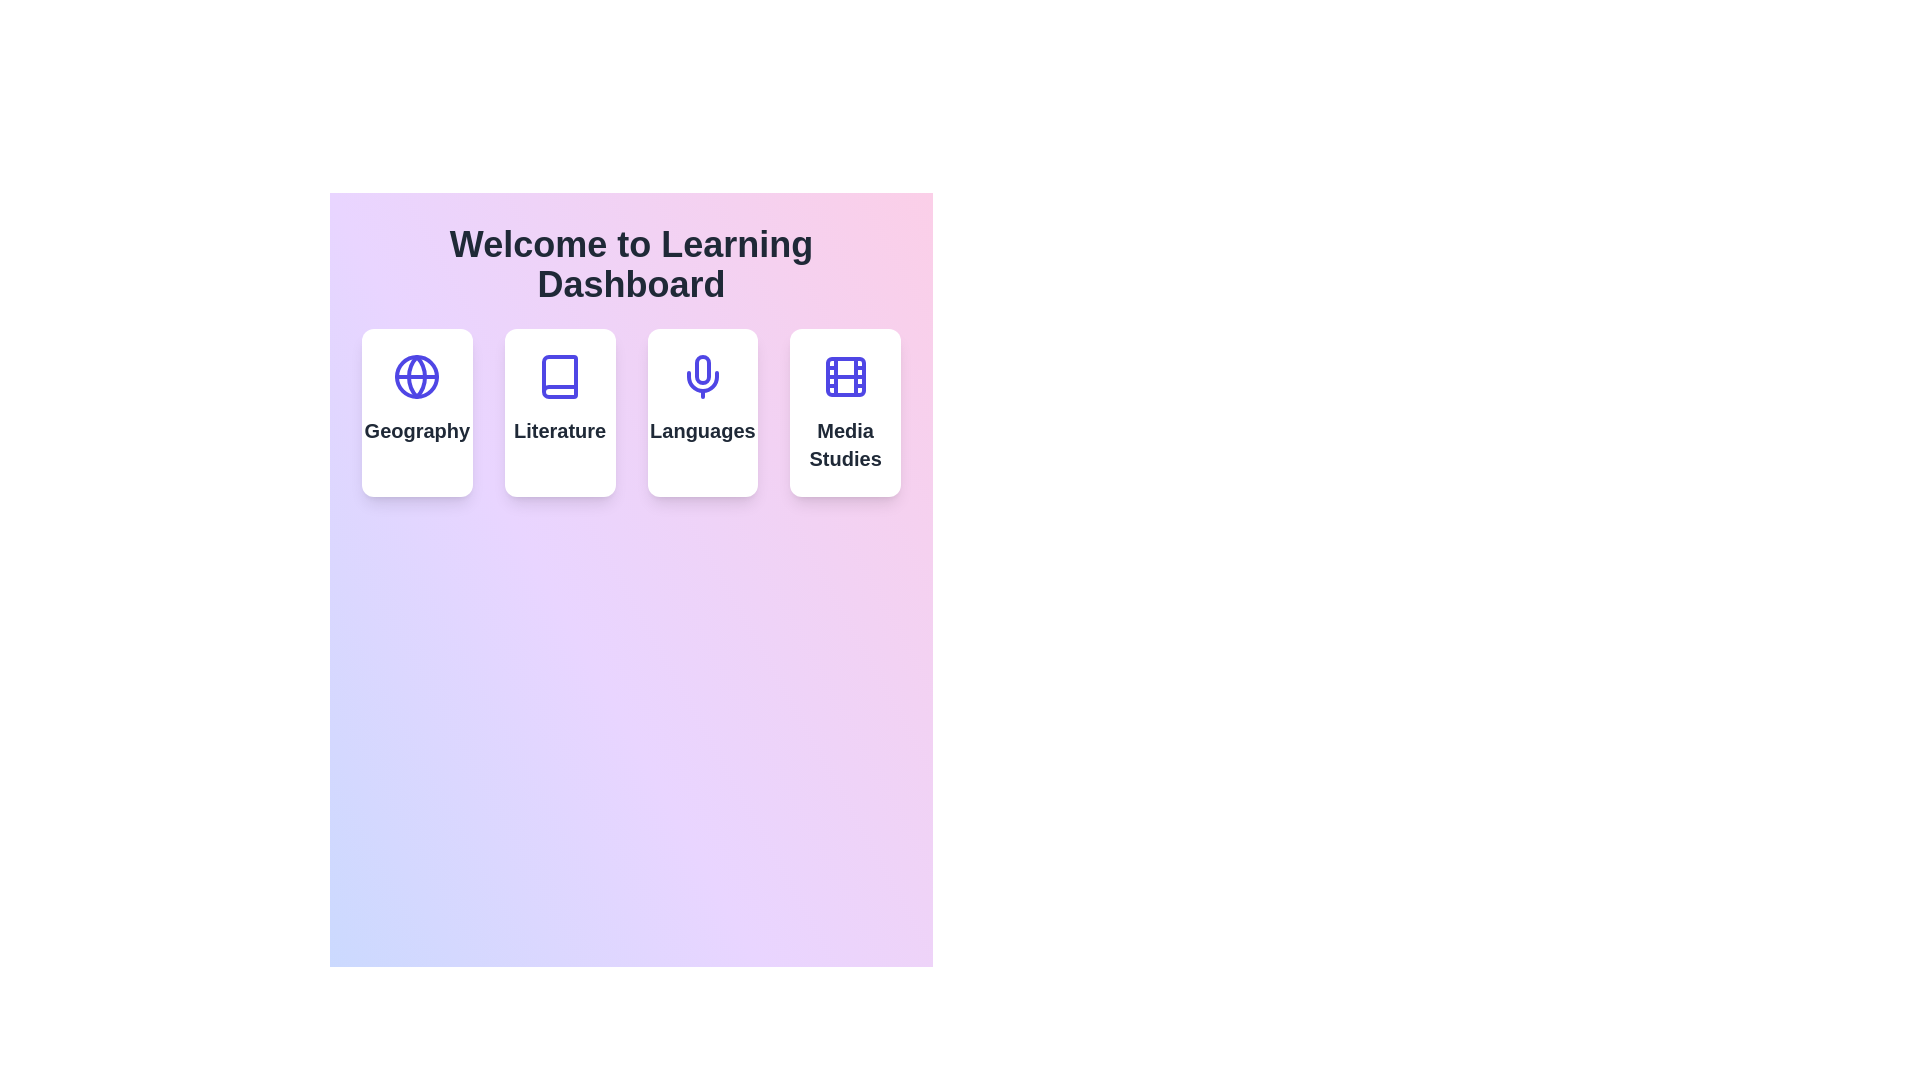 This screenshot has height=1080, width=1920. I want to click on the microphone icon located in the 'Languages' section of the third card from the left, which symbolizes communication or audio-related topics, so click(702, 381).